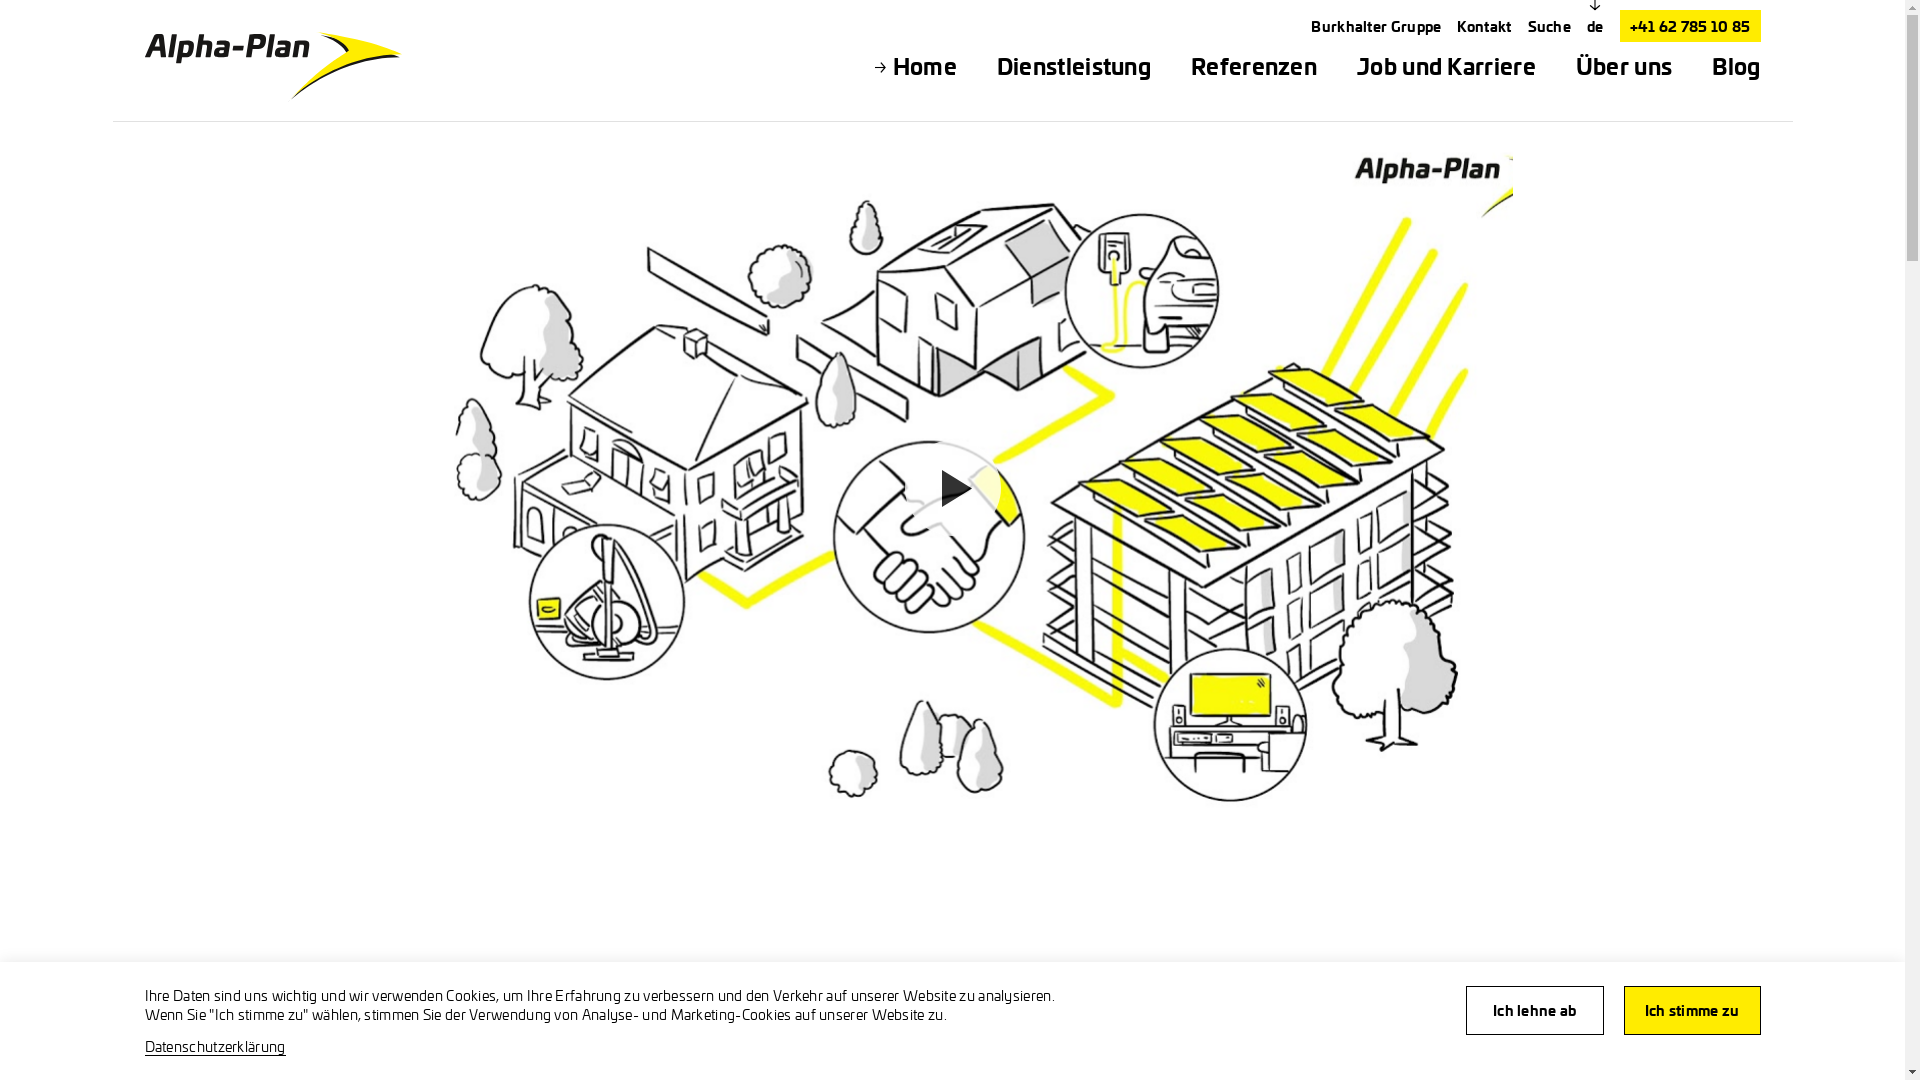 This screenshot has height=1080, width=1920. I want to click on '+41 62 785 10 85', so click(1689, 26).